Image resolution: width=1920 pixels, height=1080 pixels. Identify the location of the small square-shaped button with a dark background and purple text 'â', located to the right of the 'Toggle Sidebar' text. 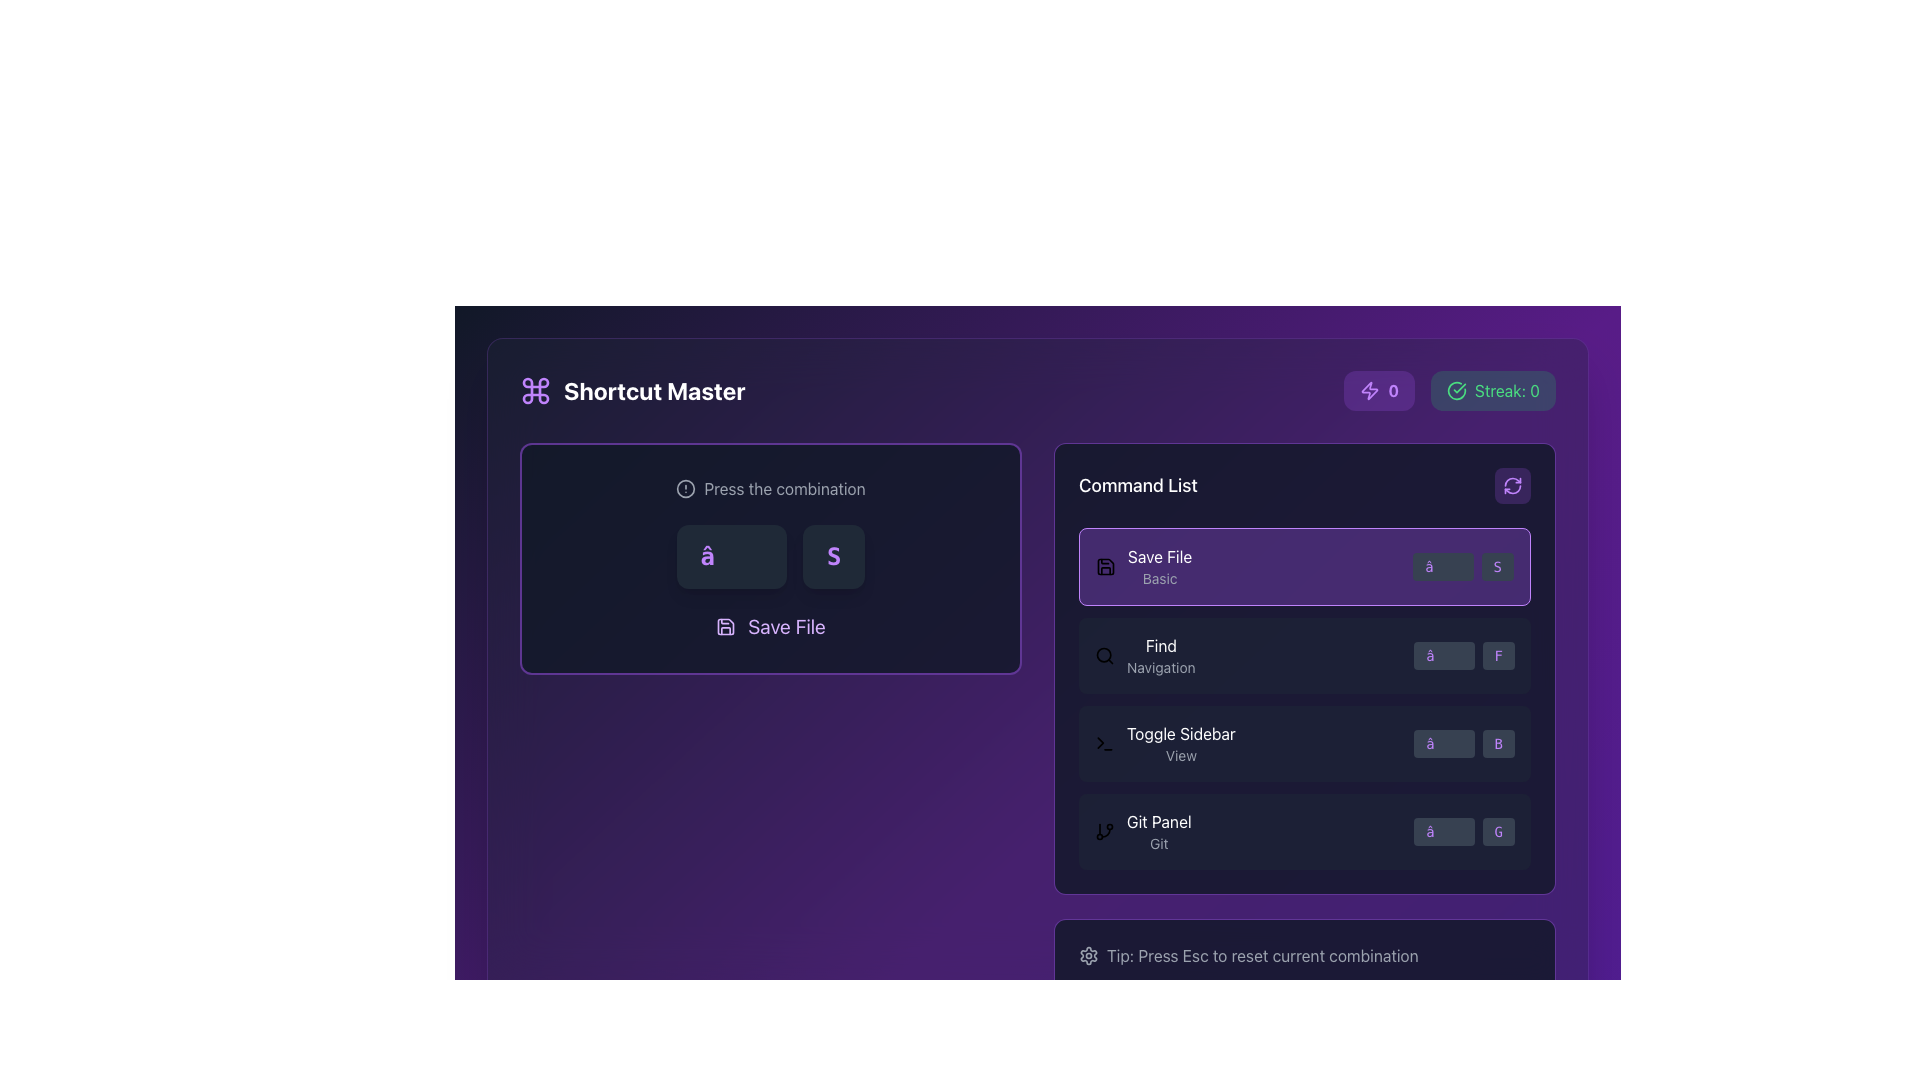
(1444, 744).